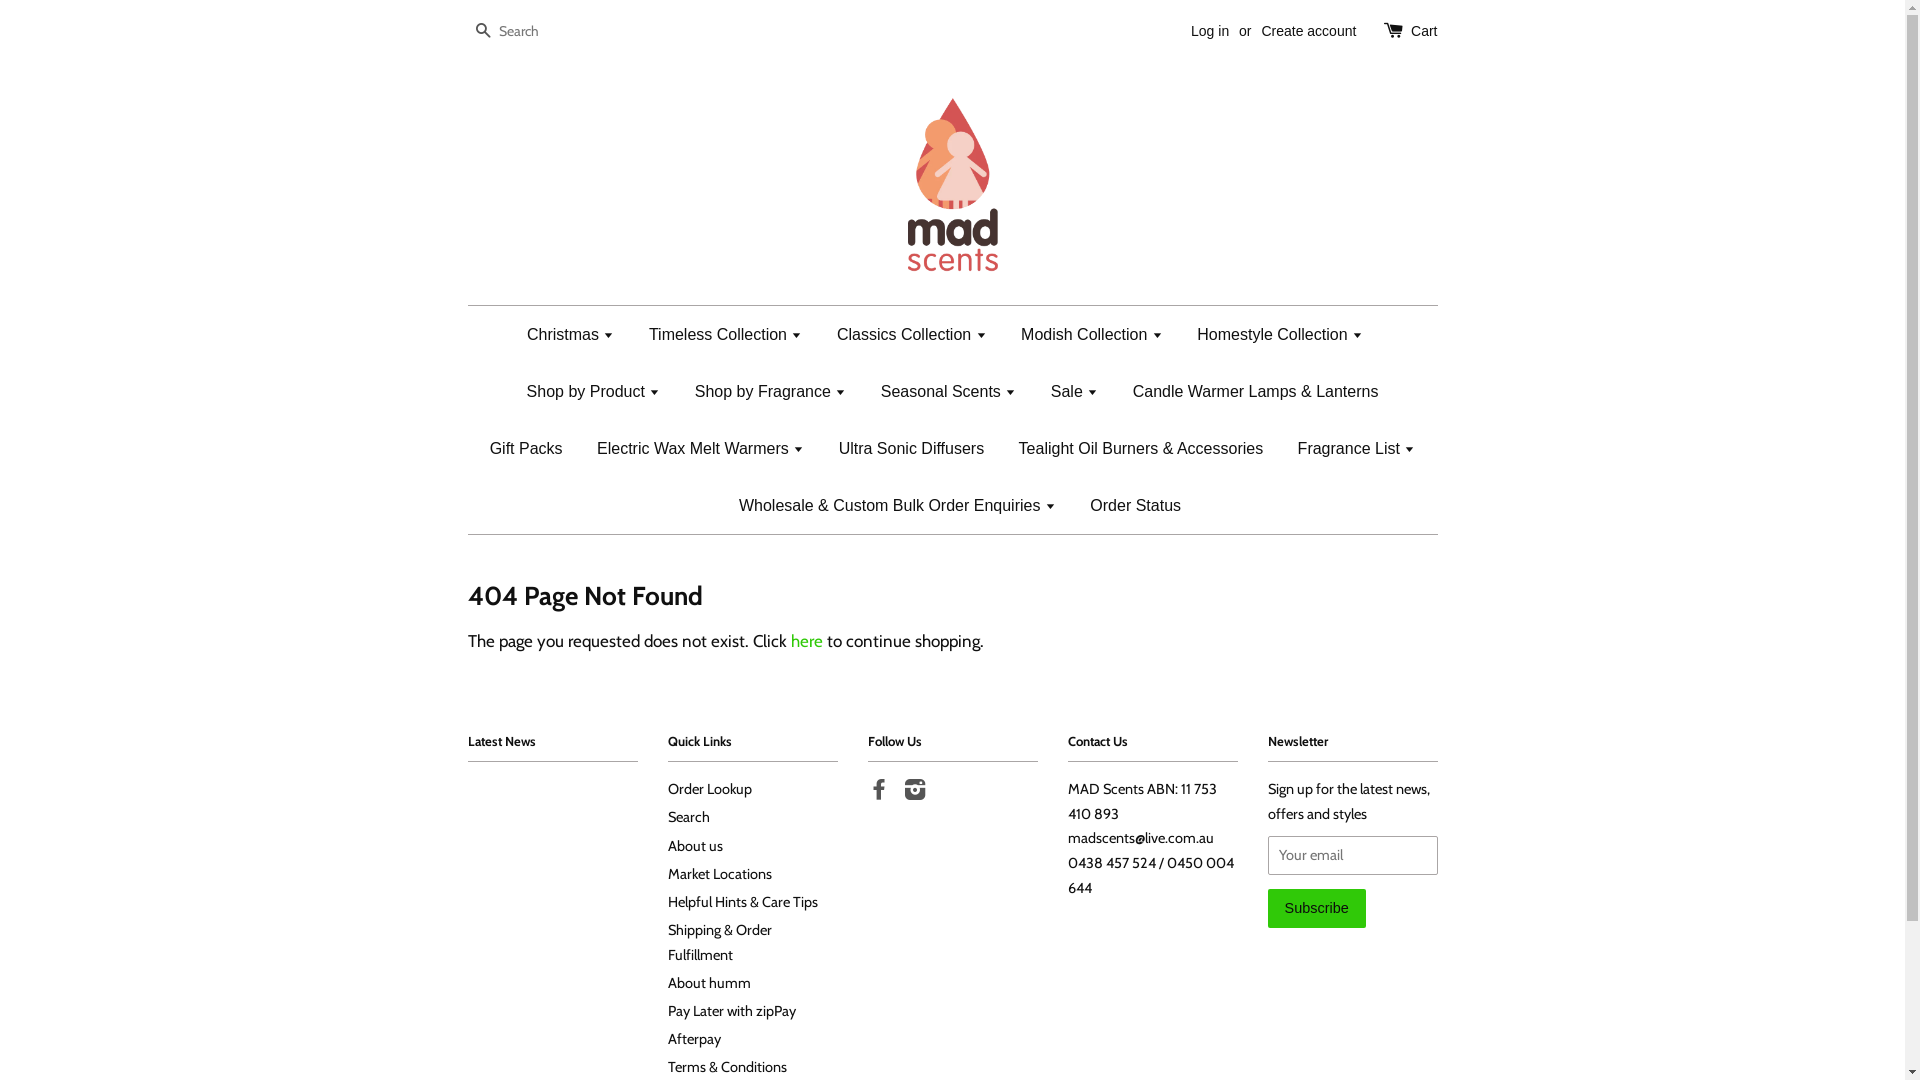  I want to click on 'Afterpay', so click(694, 1037).